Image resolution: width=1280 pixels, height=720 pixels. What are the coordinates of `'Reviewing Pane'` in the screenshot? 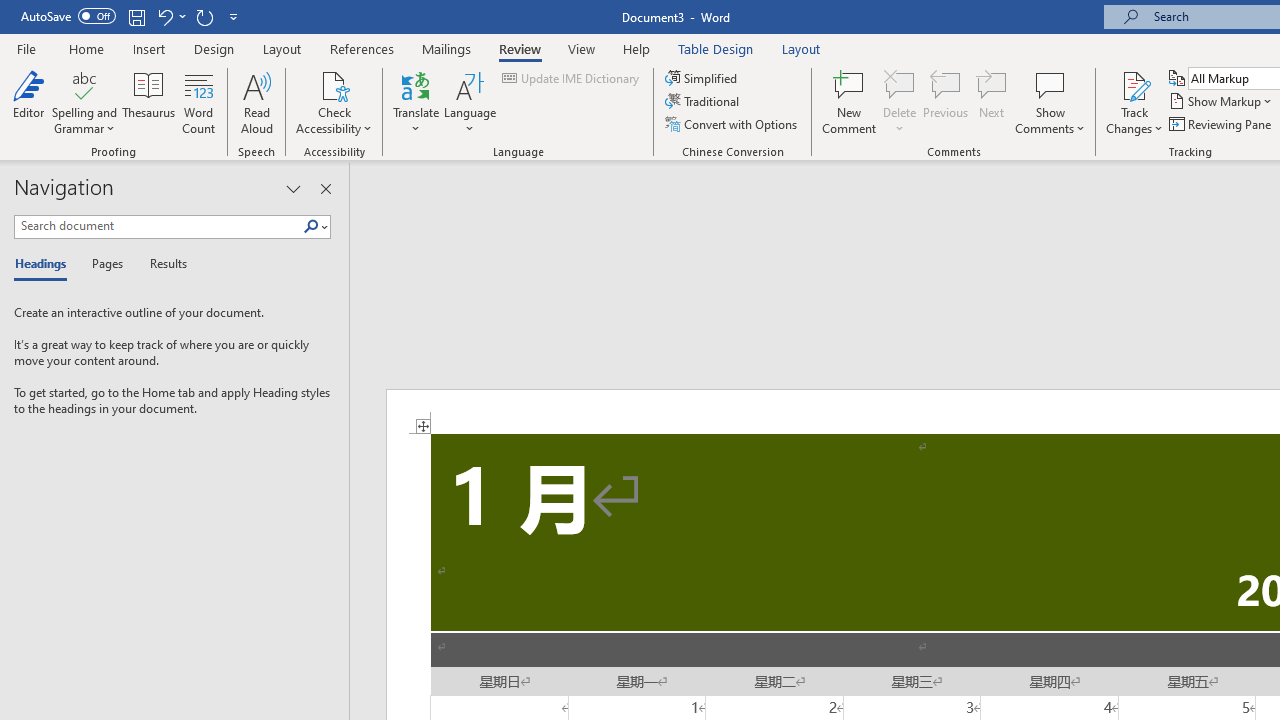 It's located at (1220, 124).